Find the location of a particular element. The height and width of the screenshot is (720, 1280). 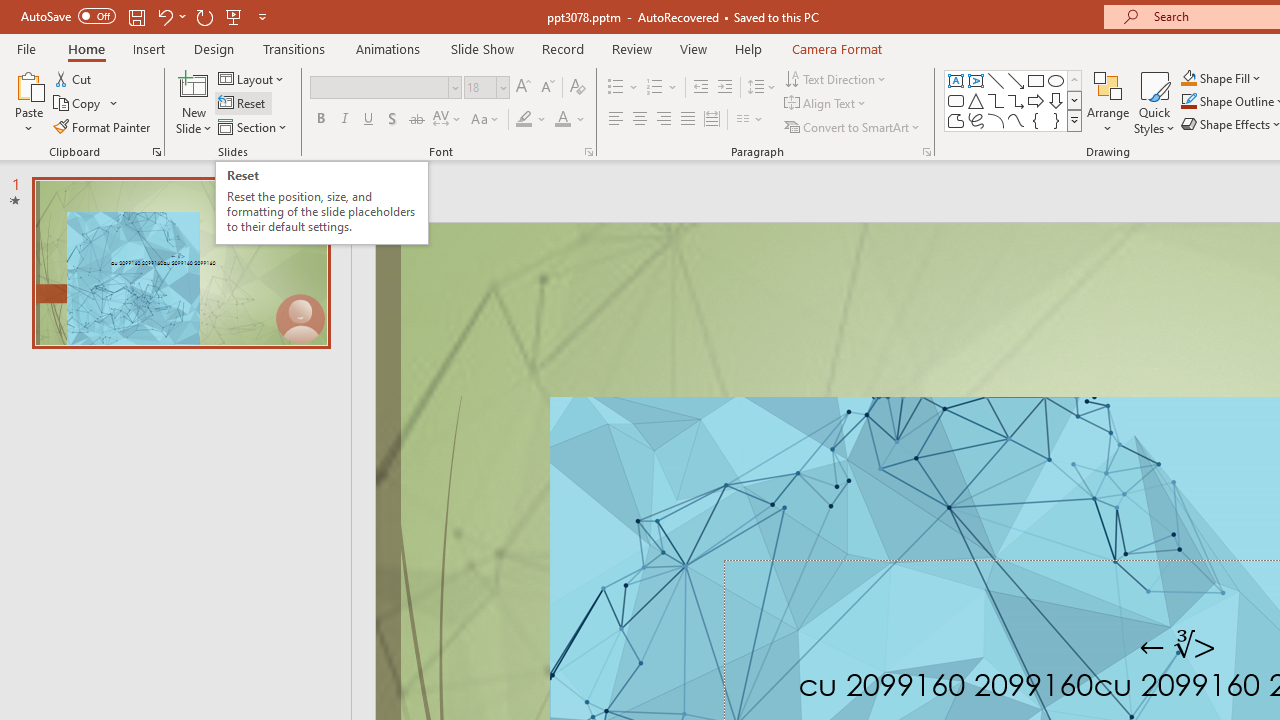

'Clear Formatting' is located at coordinates (576, 86).